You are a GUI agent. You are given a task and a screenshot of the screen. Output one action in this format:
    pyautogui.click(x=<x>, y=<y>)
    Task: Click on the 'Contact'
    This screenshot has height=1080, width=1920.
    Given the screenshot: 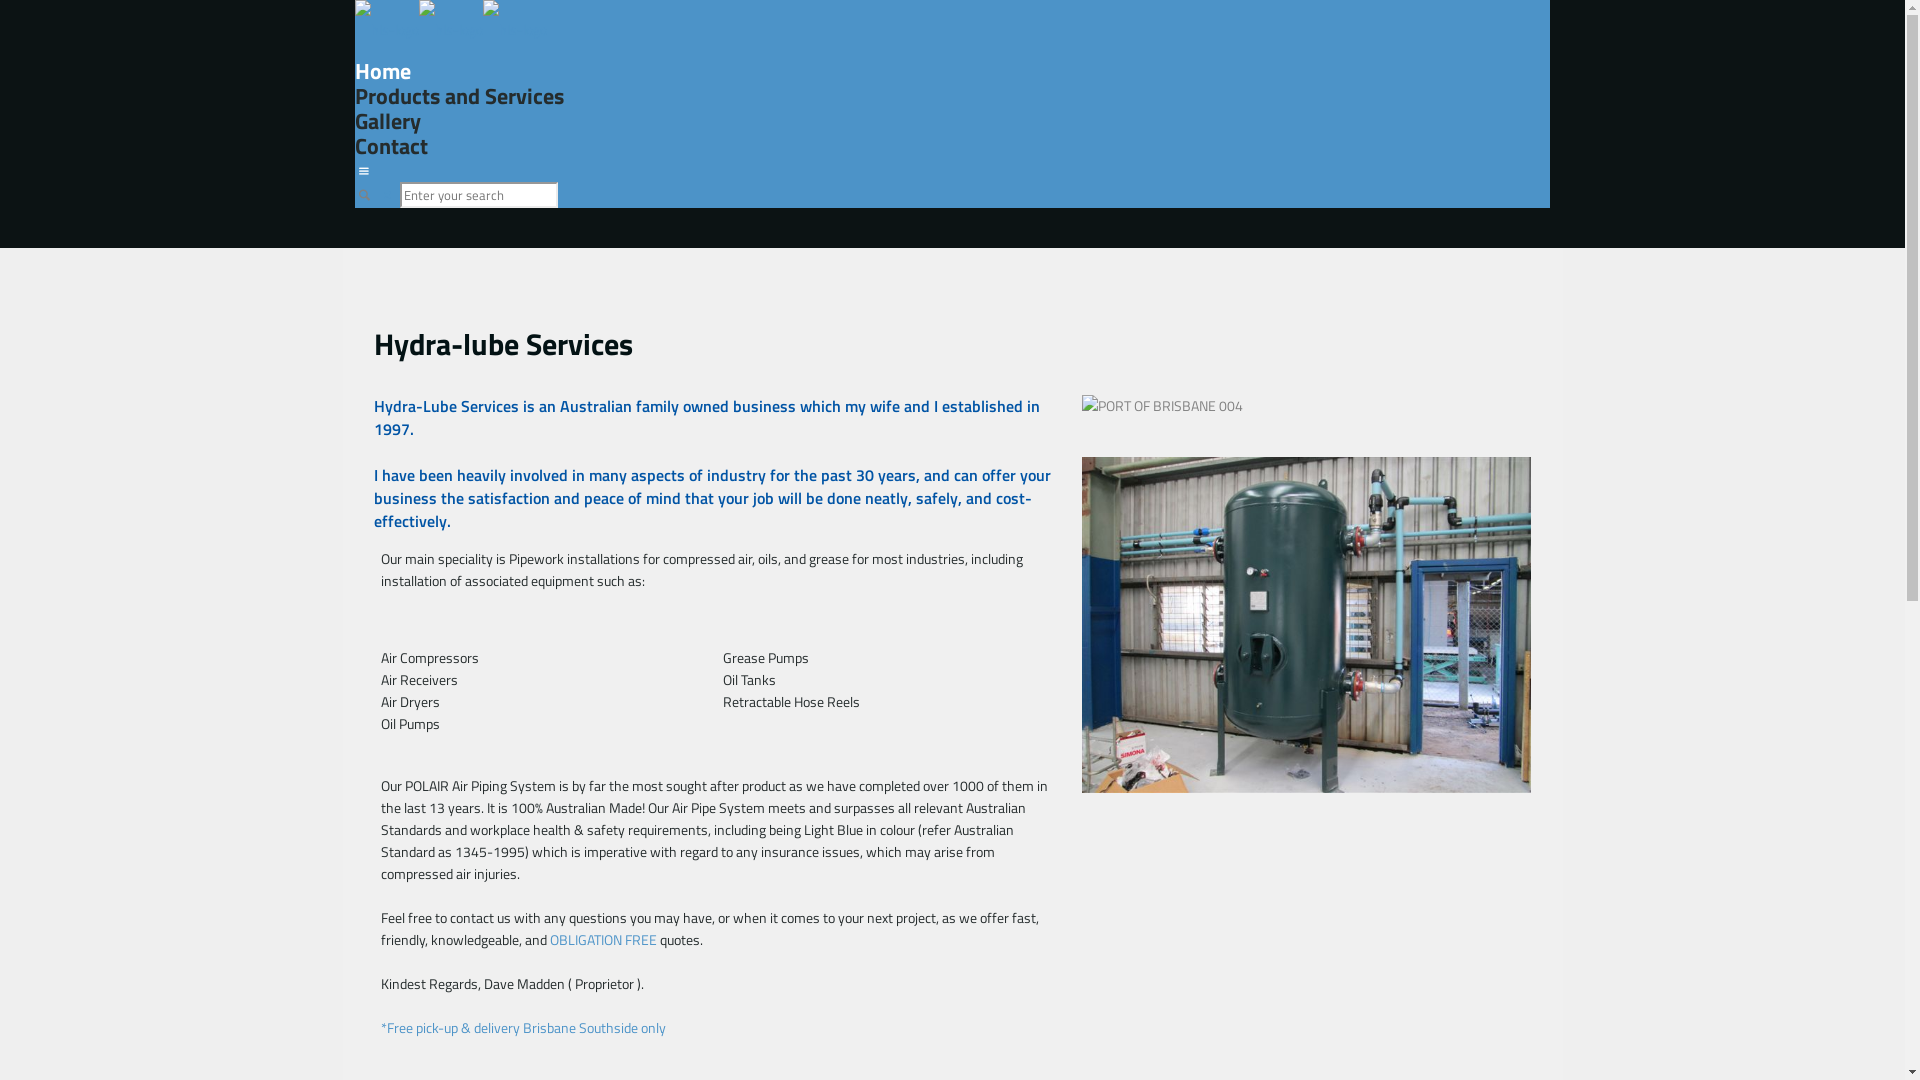 What is the action you would take?
    pyautogui.click(x=391, y=145)
    